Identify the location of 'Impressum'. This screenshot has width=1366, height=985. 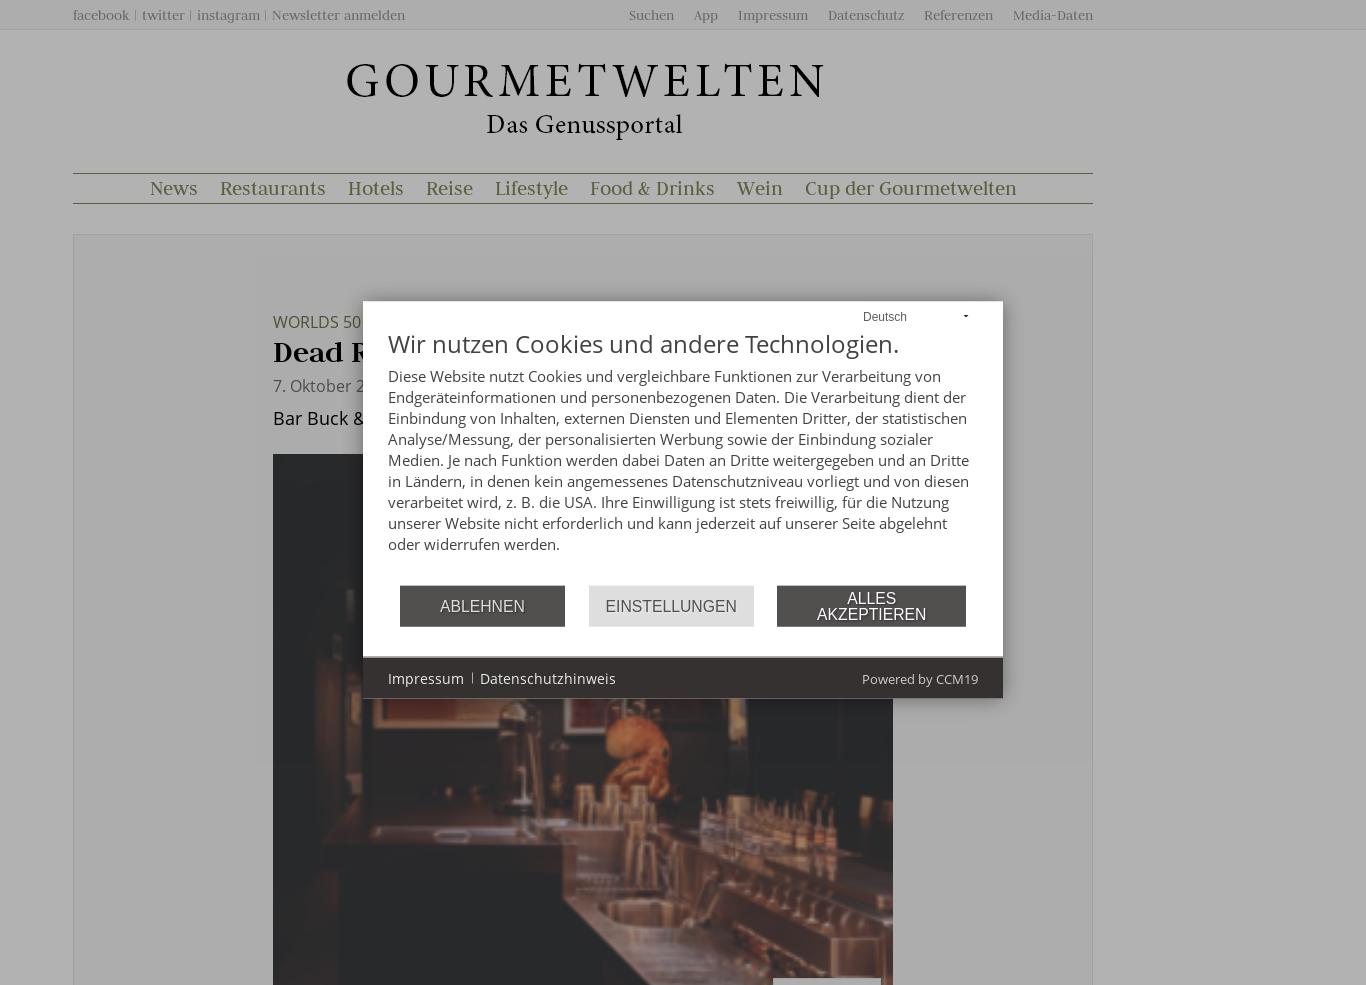
(773, 14).